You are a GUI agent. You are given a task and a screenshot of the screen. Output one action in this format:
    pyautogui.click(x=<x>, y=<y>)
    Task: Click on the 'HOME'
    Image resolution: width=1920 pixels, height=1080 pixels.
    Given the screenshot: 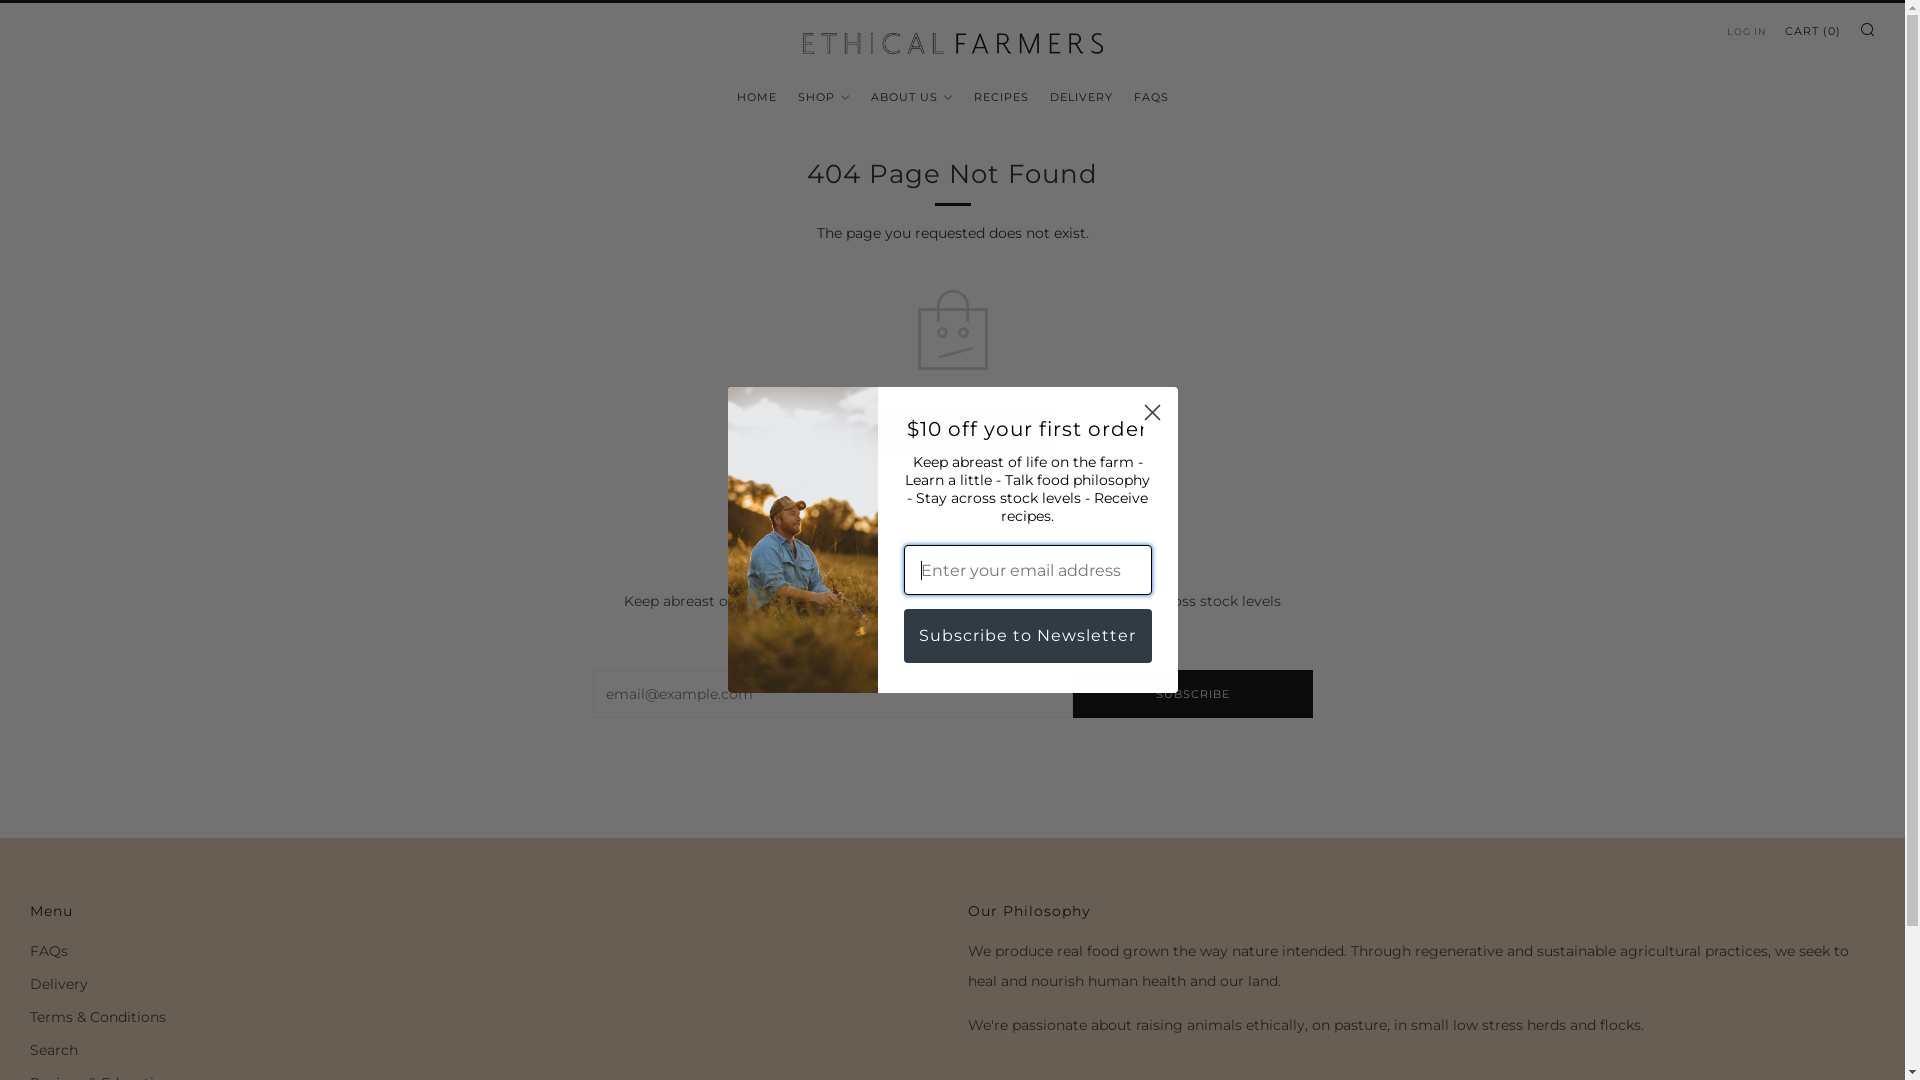 What is the action you would take?
    pyautogui.click(x=755, y=96)
    